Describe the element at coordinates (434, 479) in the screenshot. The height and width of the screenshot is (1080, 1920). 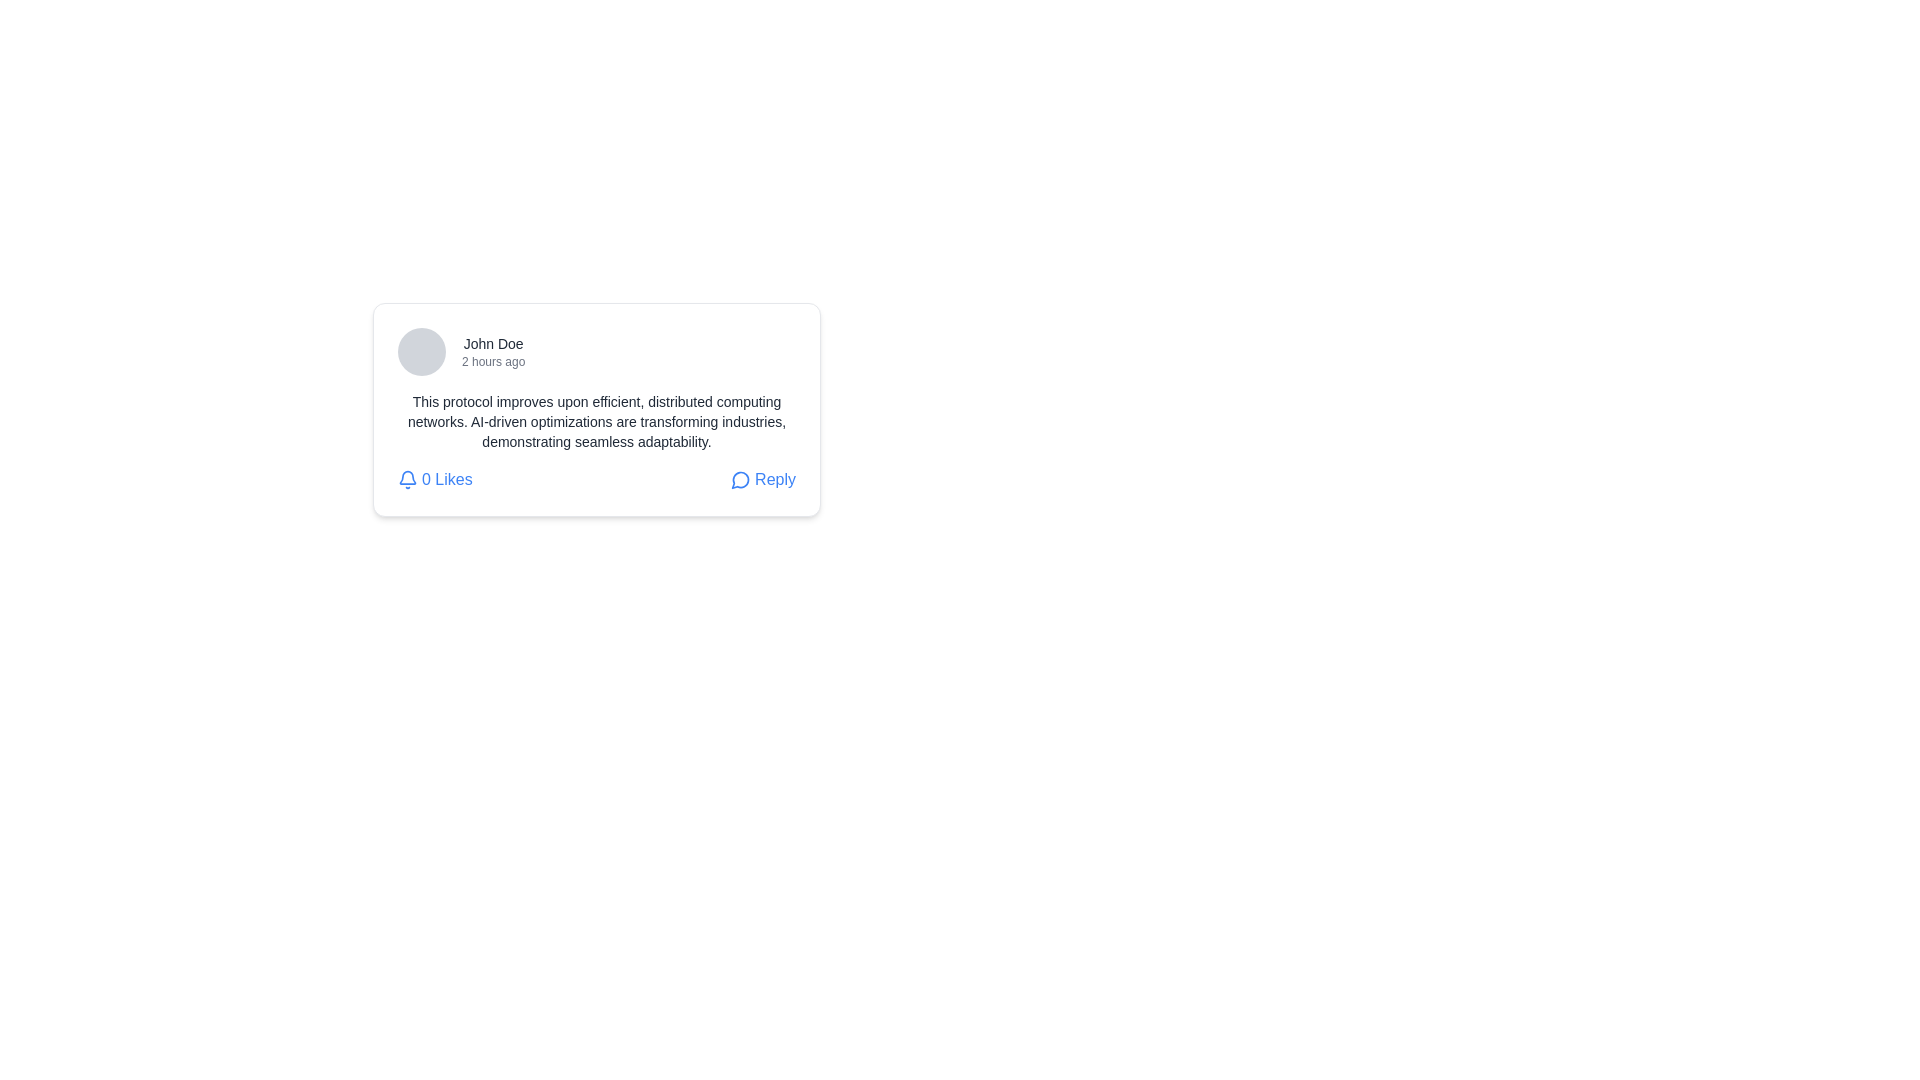
I see `the interactive text label that displays '0 Likes' with a bell icon to register a like` at that location.